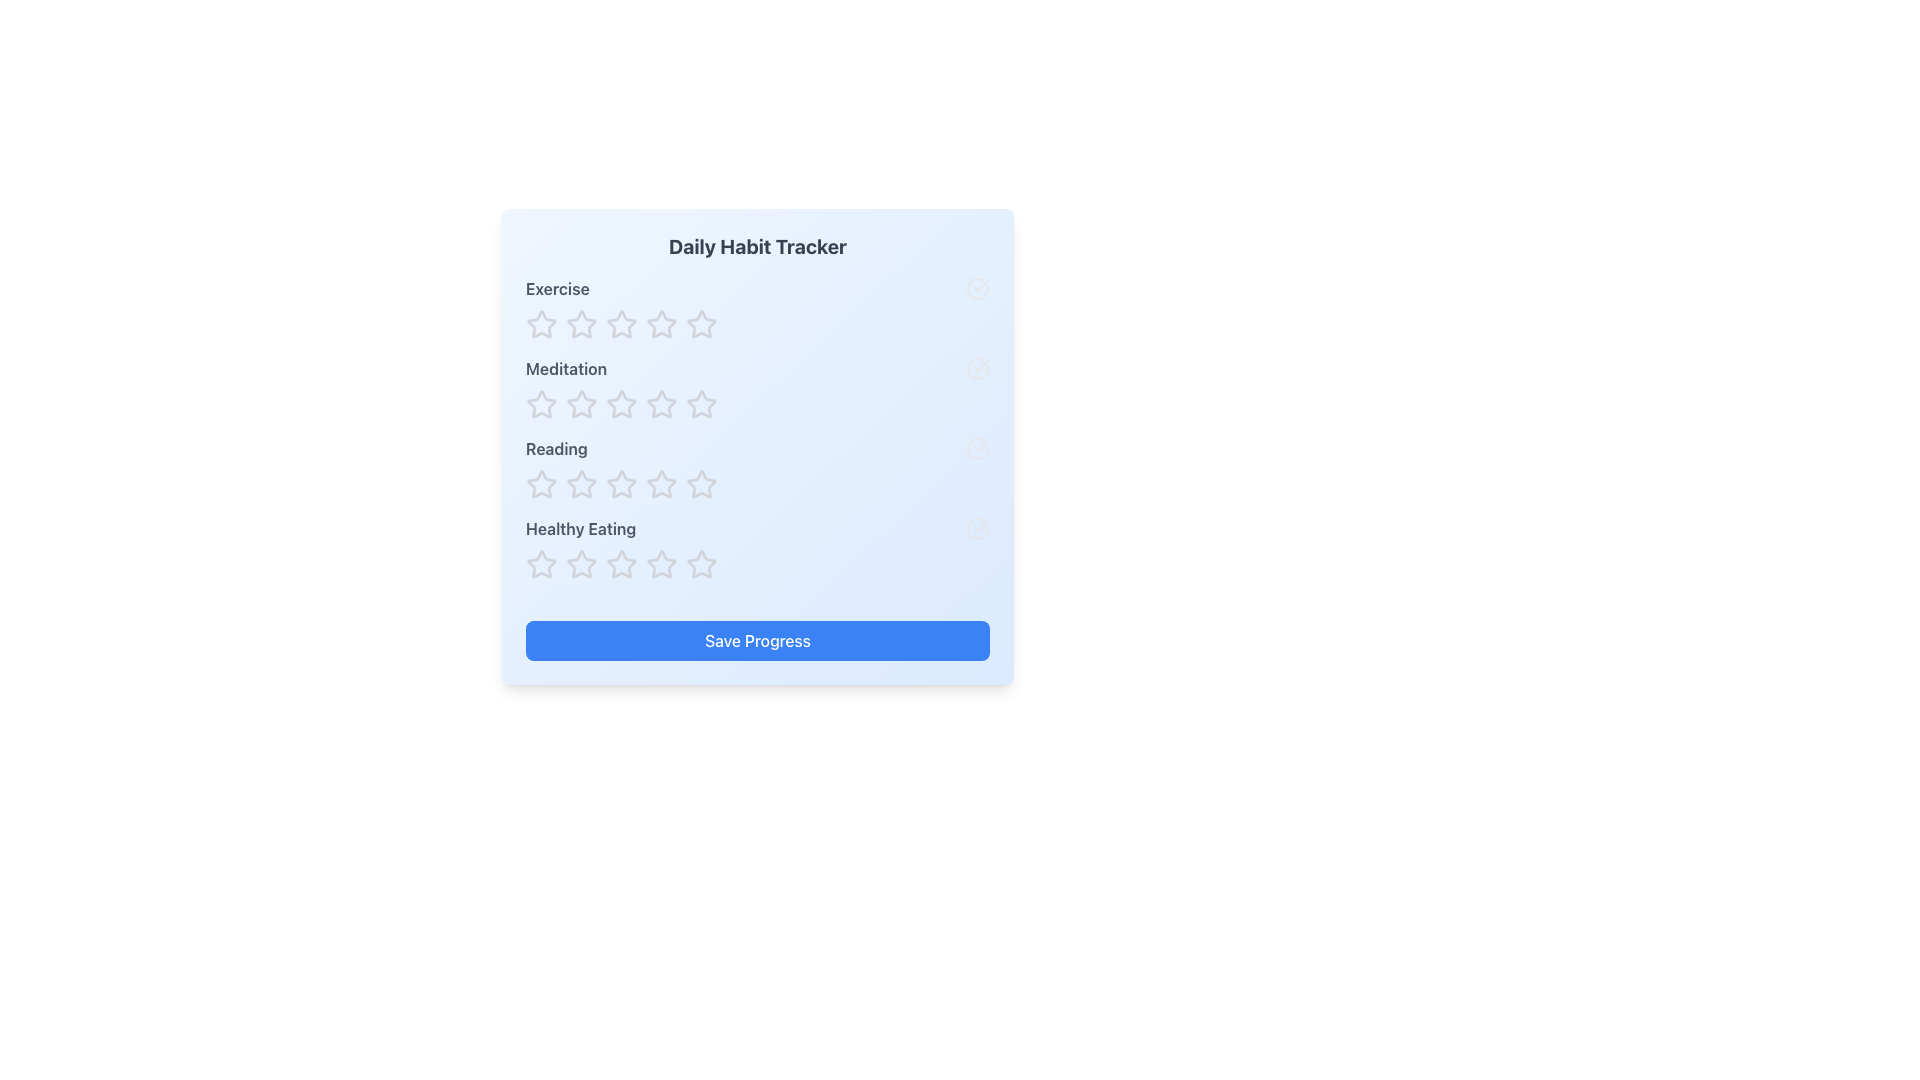  Describe the element at coordinates (621, 405) in the screenshot. I see `the fourth star icon in the rating component for the 'Meditation' category on the 'Daily Habit Tracker' interface` at that location.